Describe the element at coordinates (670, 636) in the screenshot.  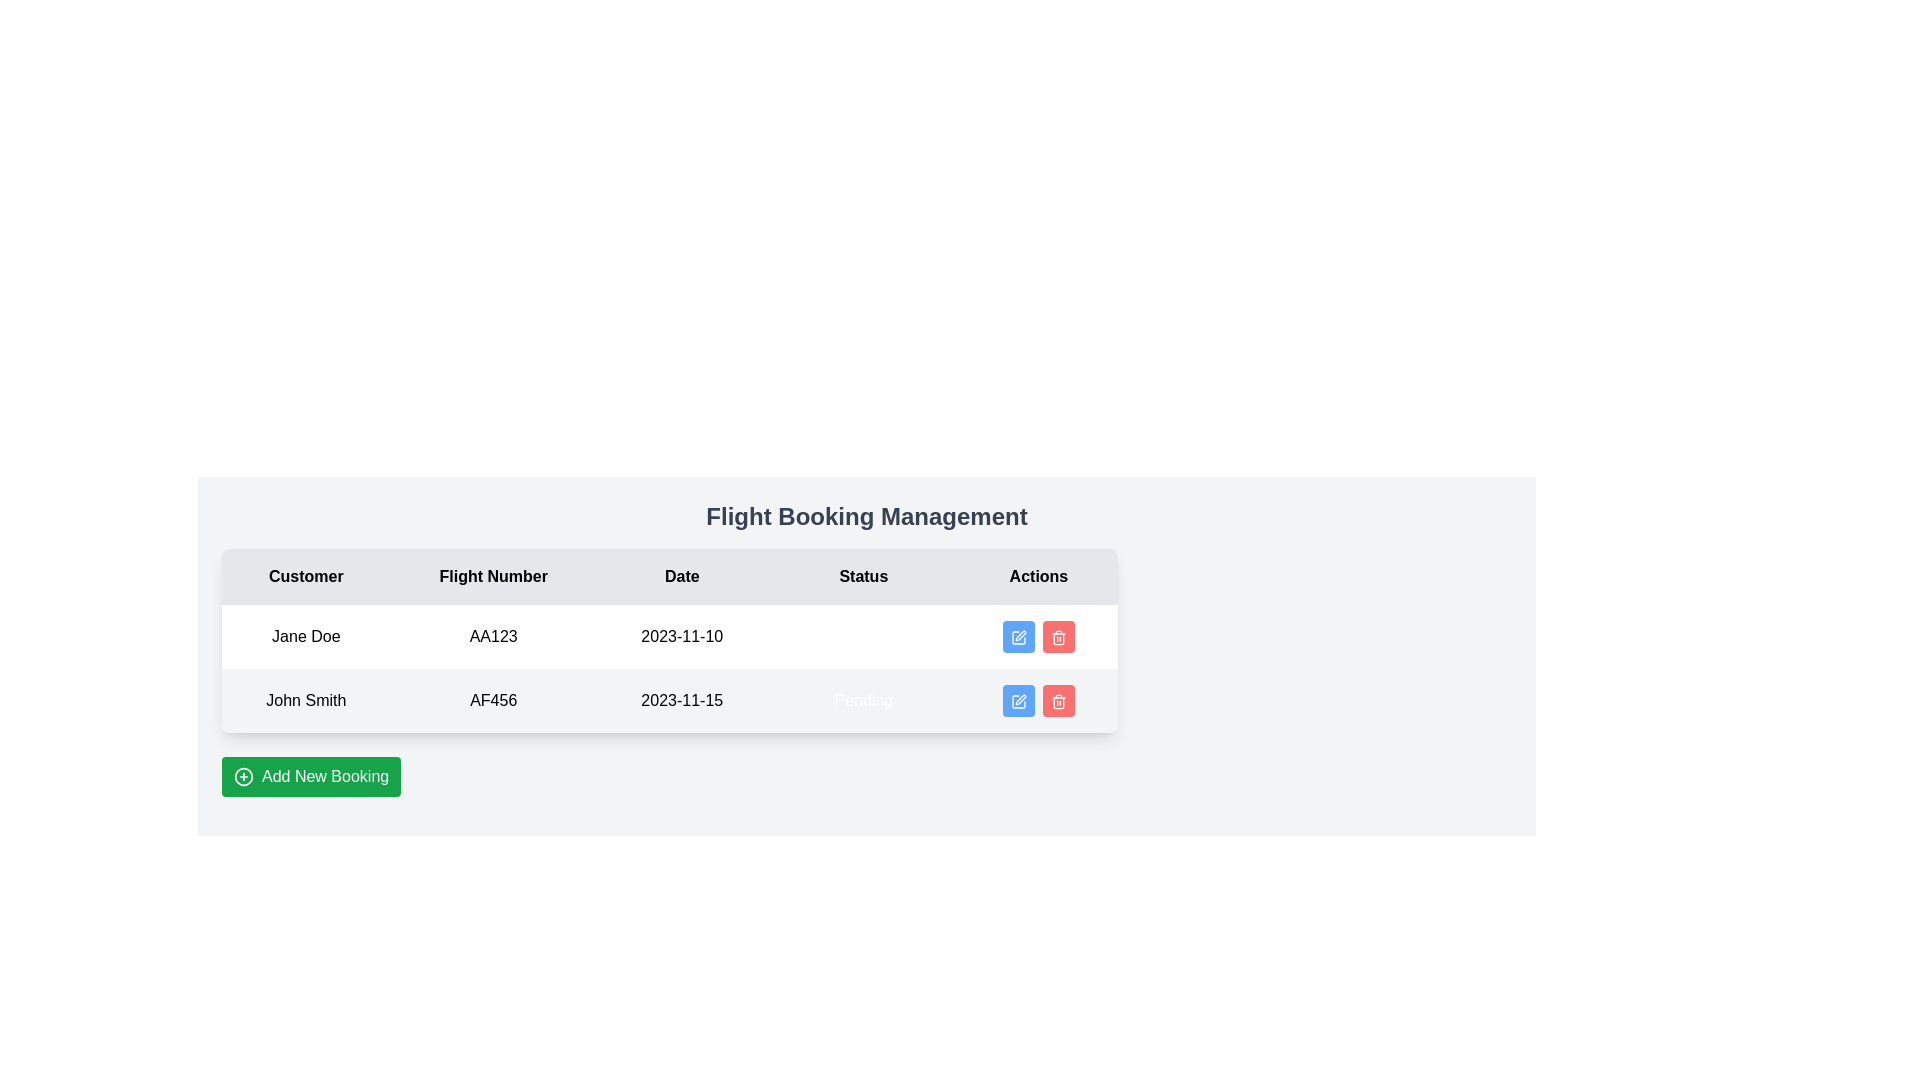
I see `the first row of the flight booking table for 'Jane Doe' to view detailed information` at that location.